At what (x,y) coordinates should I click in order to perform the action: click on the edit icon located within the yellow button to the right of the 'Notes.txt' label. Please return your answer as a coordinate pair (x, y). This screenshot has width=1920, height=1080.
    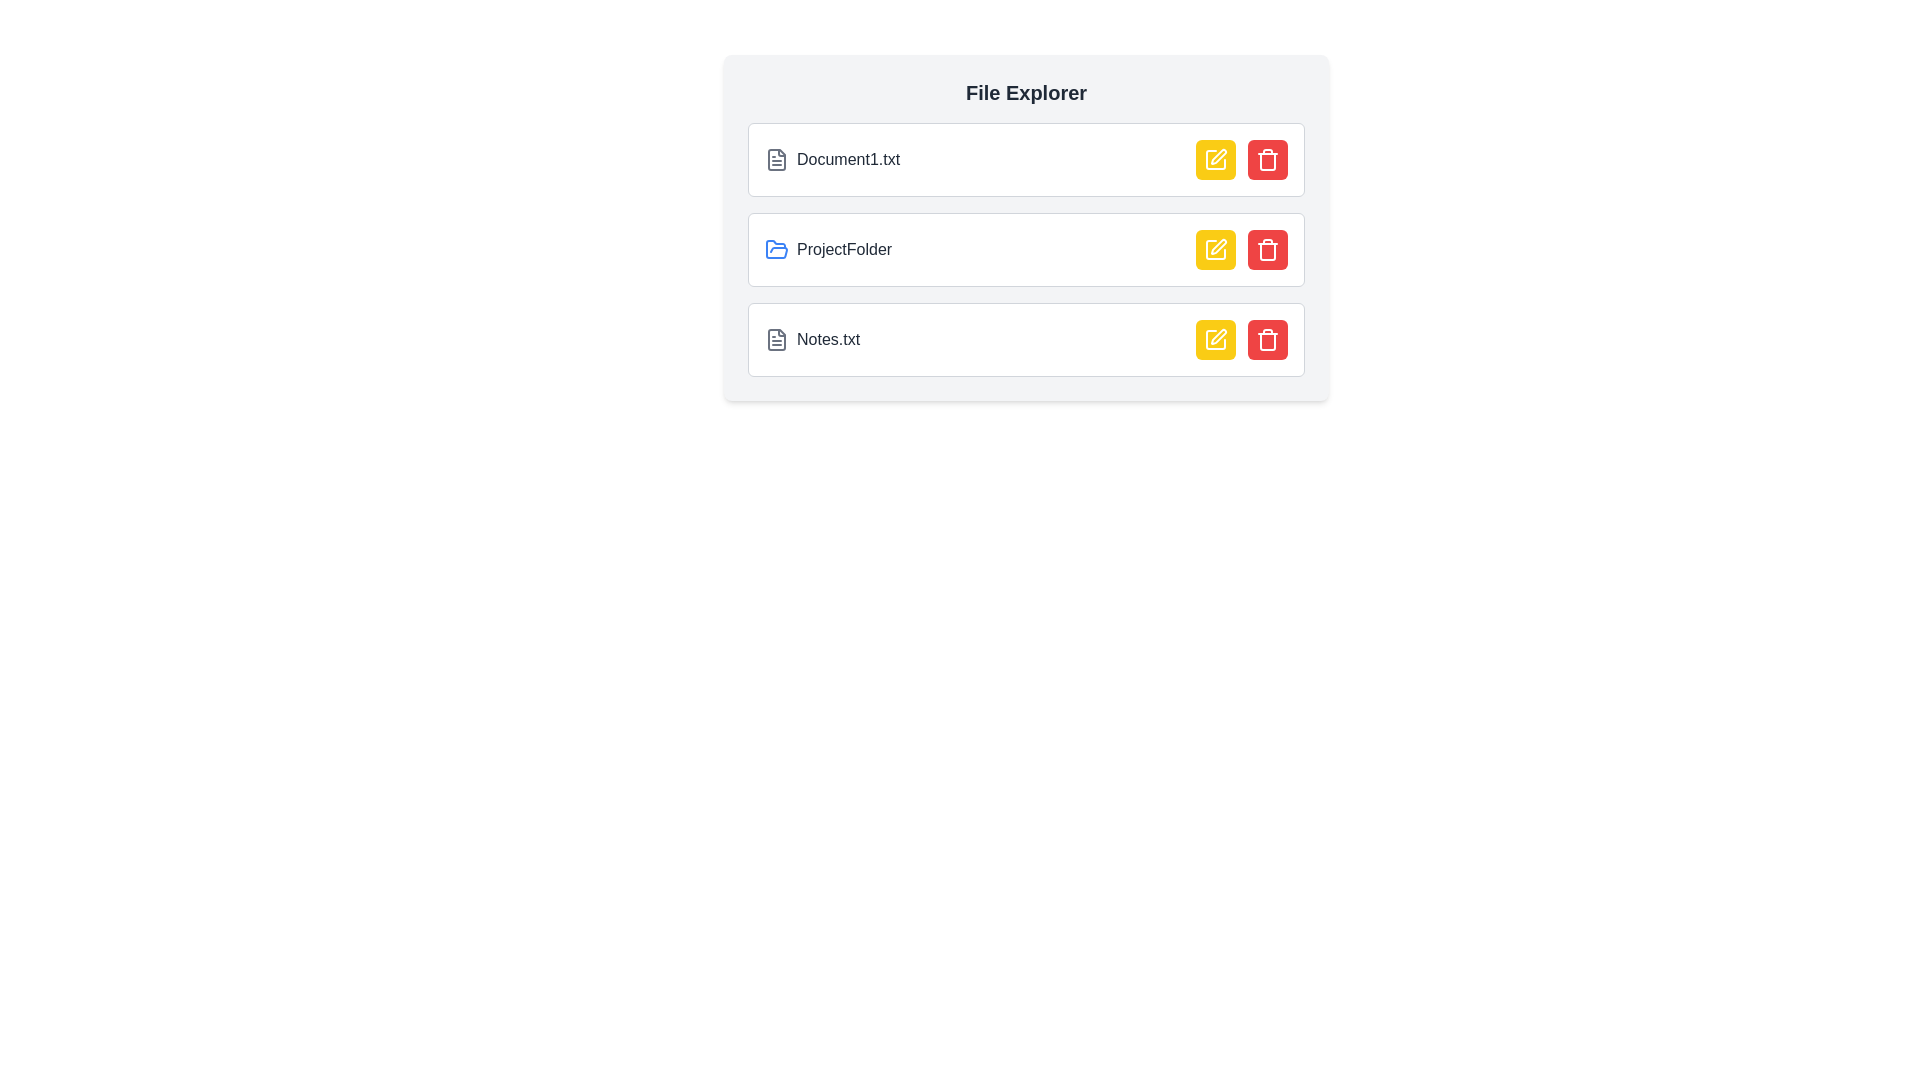
    Looking at the image, I should click on (1214, 338).